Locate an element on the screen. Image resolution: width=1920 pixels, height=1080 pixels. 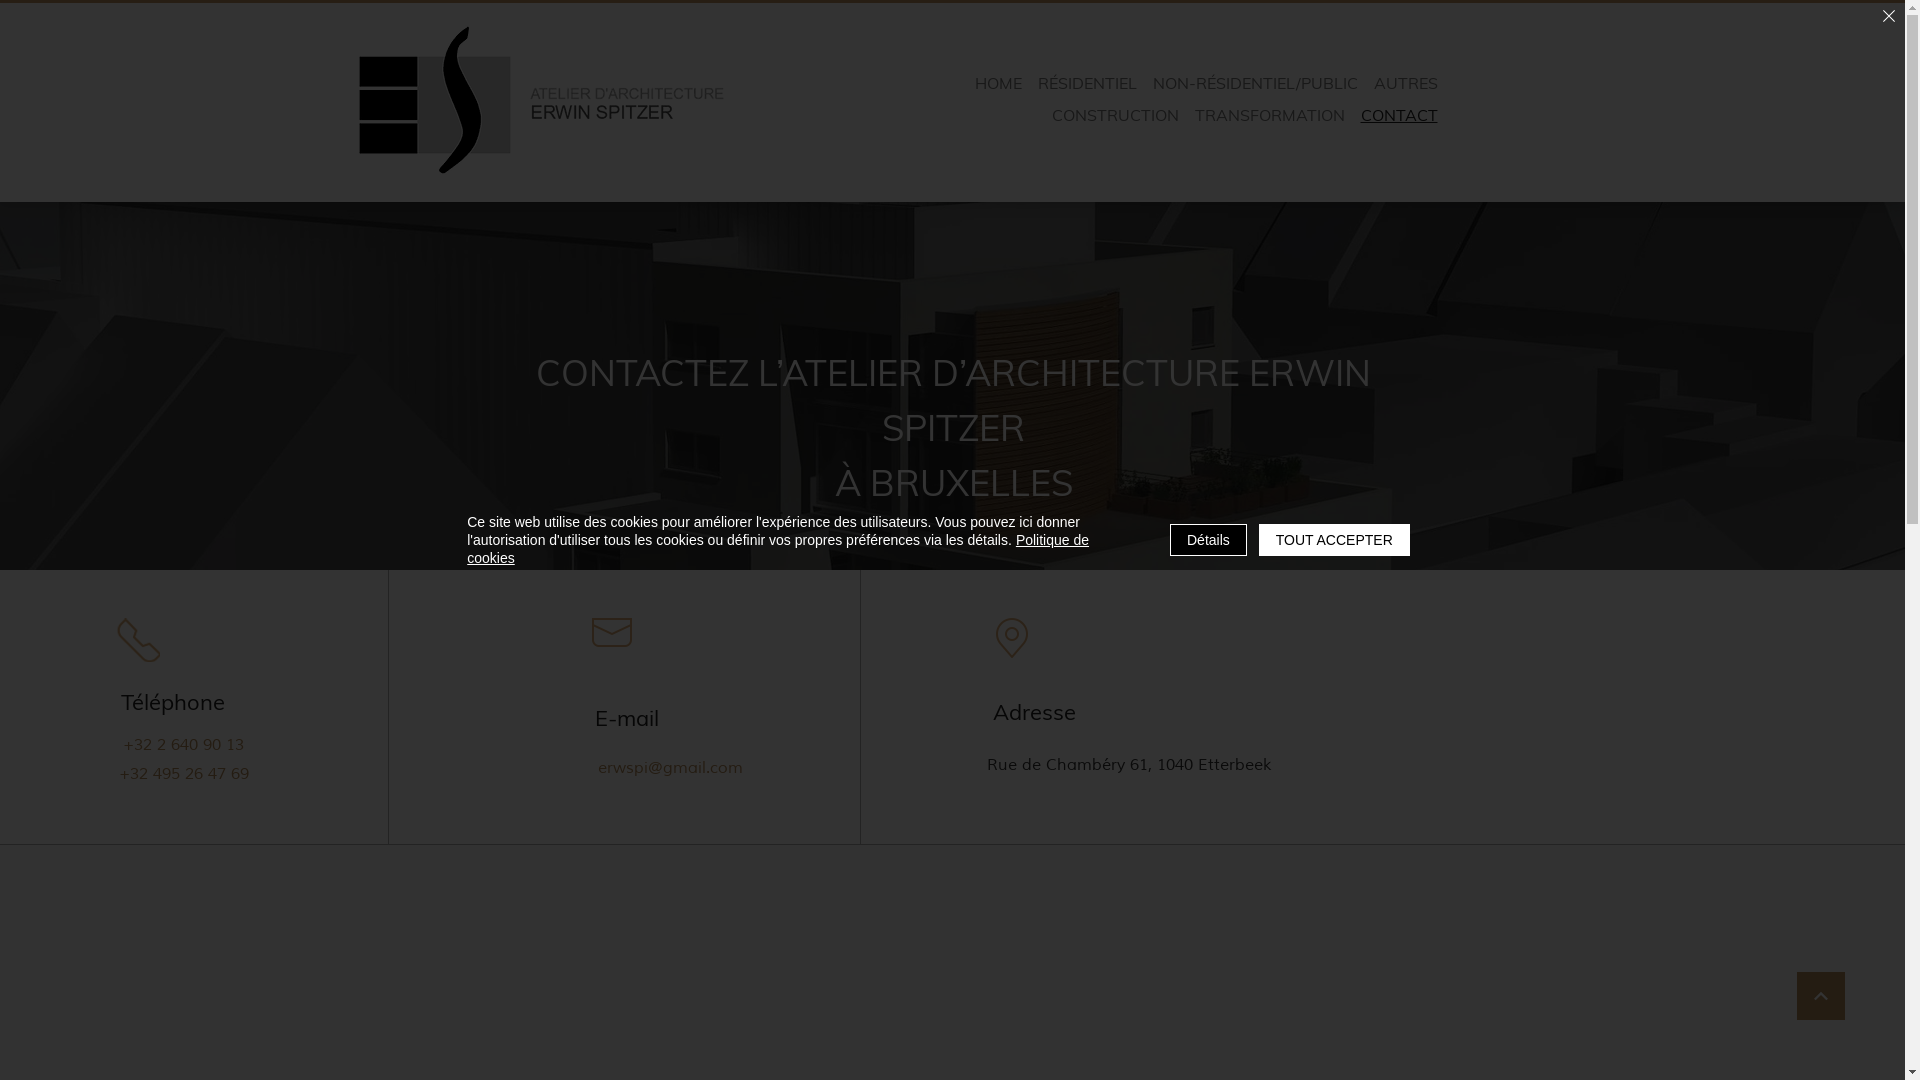
'+32 495 26 47 69' is located at coordinates (188, 772).